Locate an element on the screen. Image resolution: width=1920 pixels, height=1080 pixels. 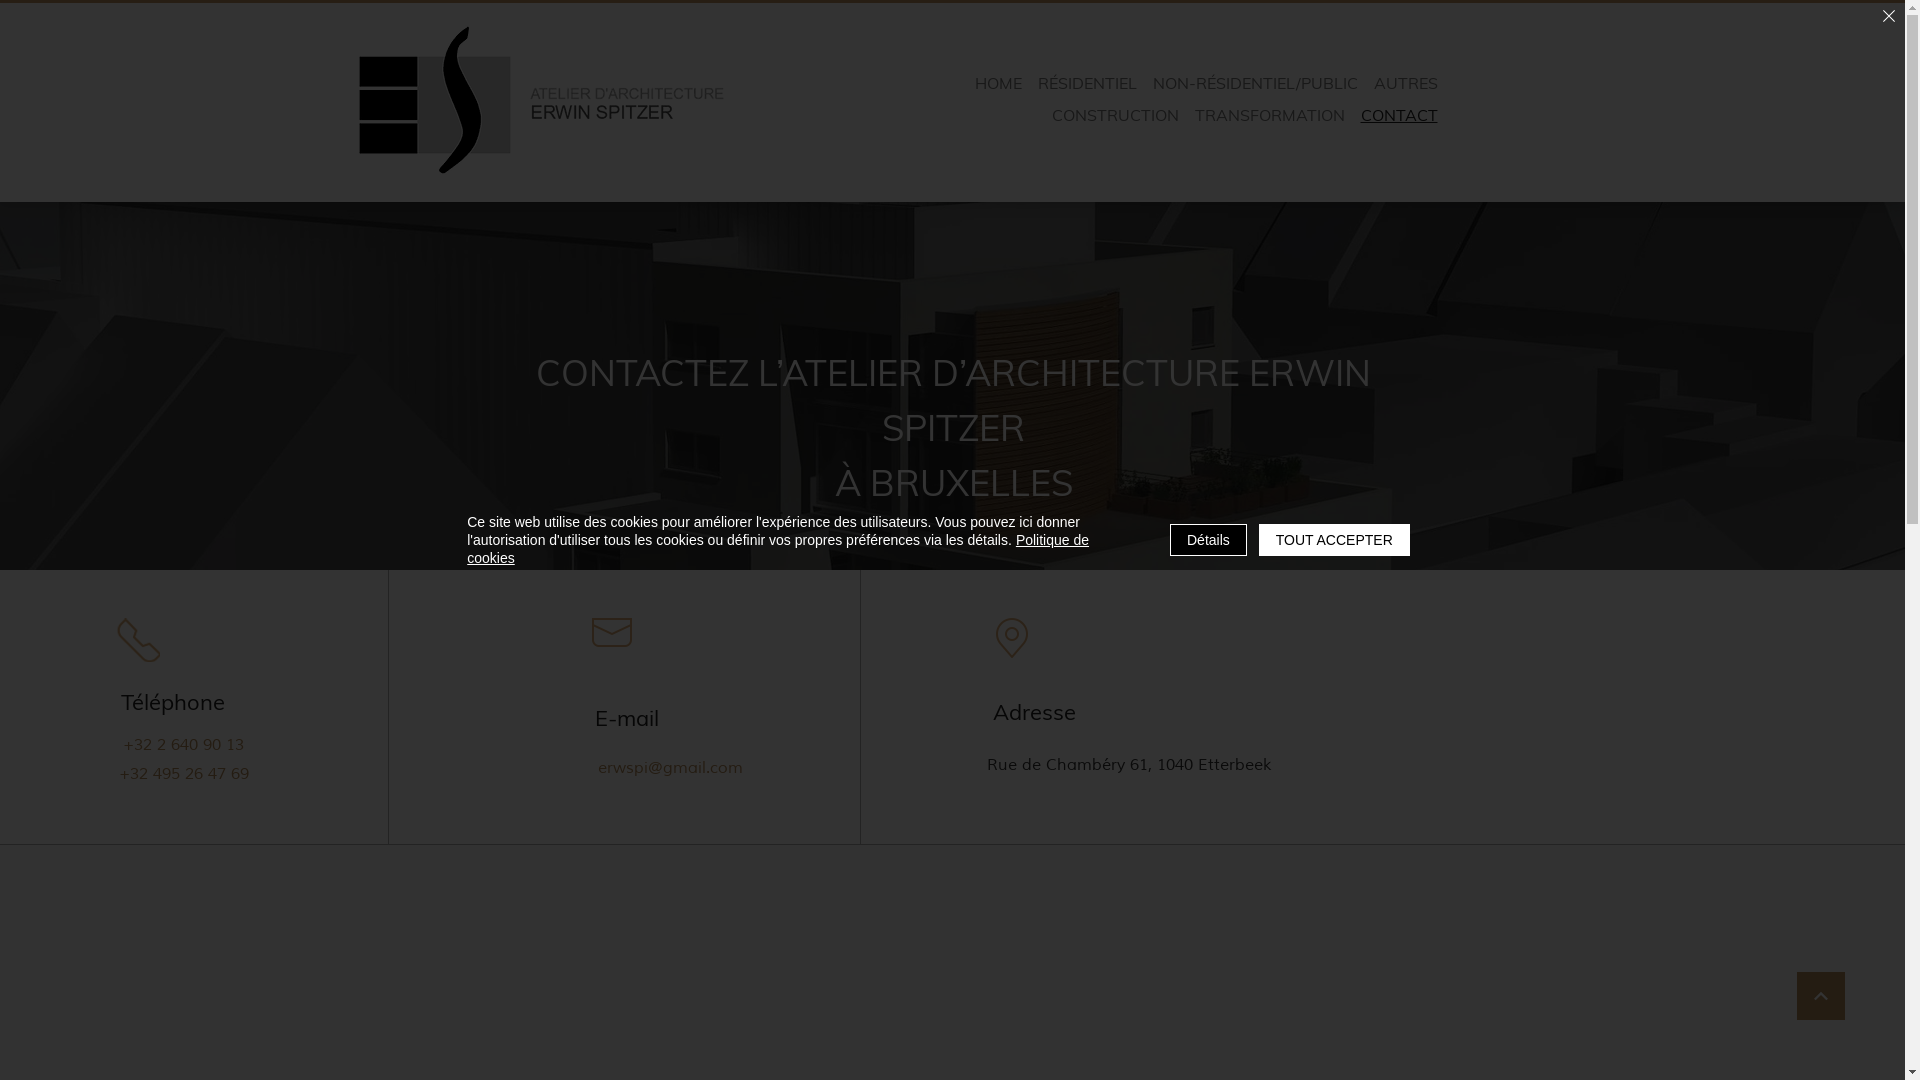
'+32 495 26 47 69' is located at coordinates (188, 772).